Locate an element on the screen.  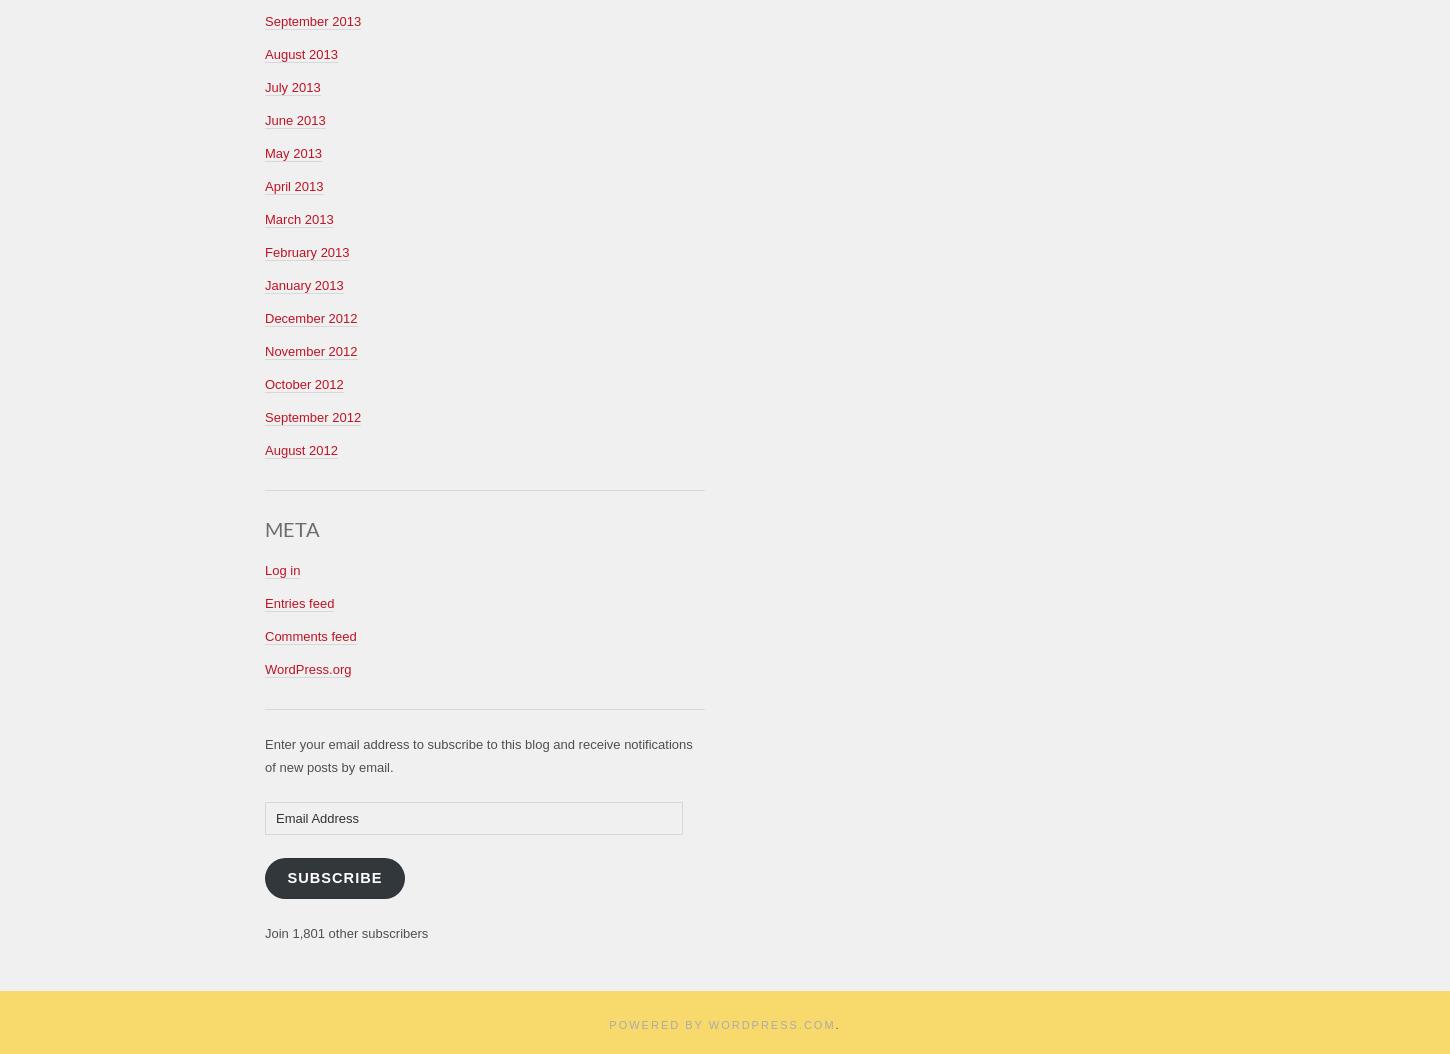
'WordPress.org' is located at coordinates (265, 668).